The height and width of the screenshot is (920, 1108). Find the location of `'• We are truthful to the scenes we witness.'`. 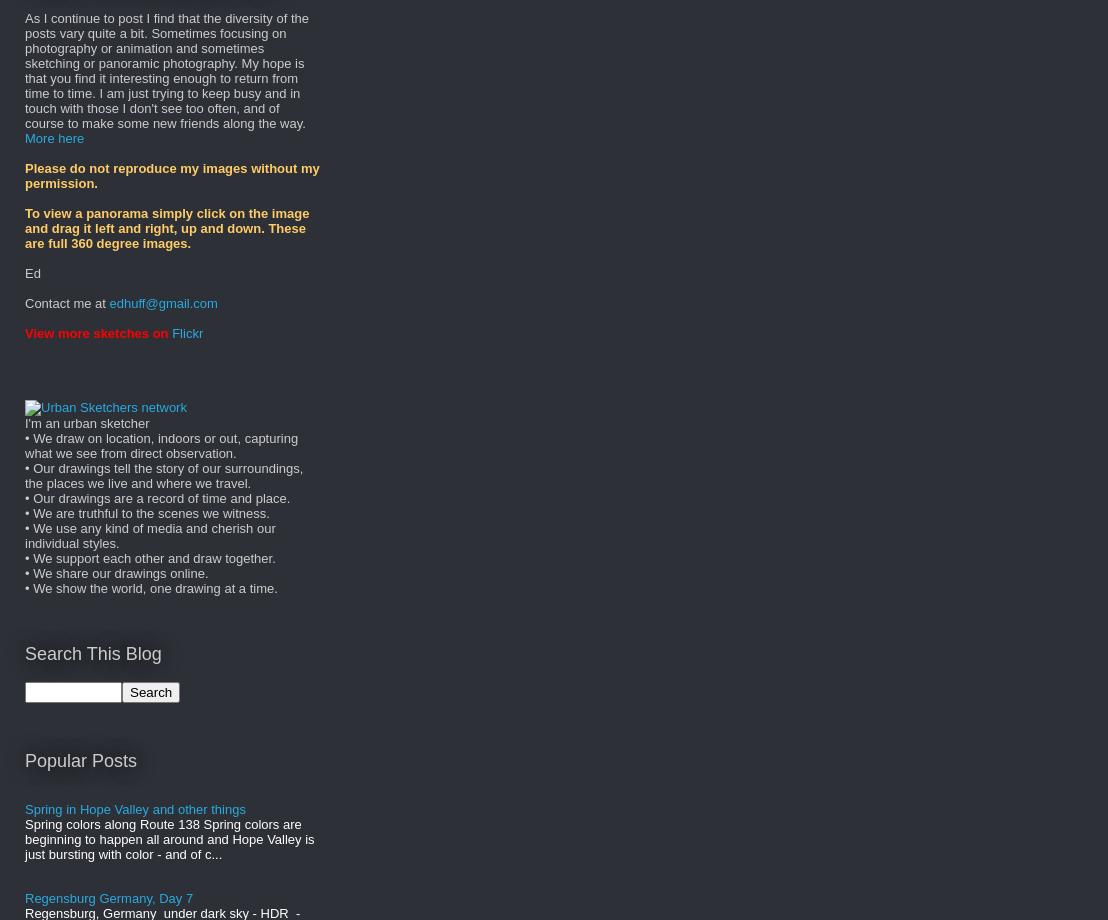

'• We are truthful to the scenes we witness.' is located at coordinates (146, 513).